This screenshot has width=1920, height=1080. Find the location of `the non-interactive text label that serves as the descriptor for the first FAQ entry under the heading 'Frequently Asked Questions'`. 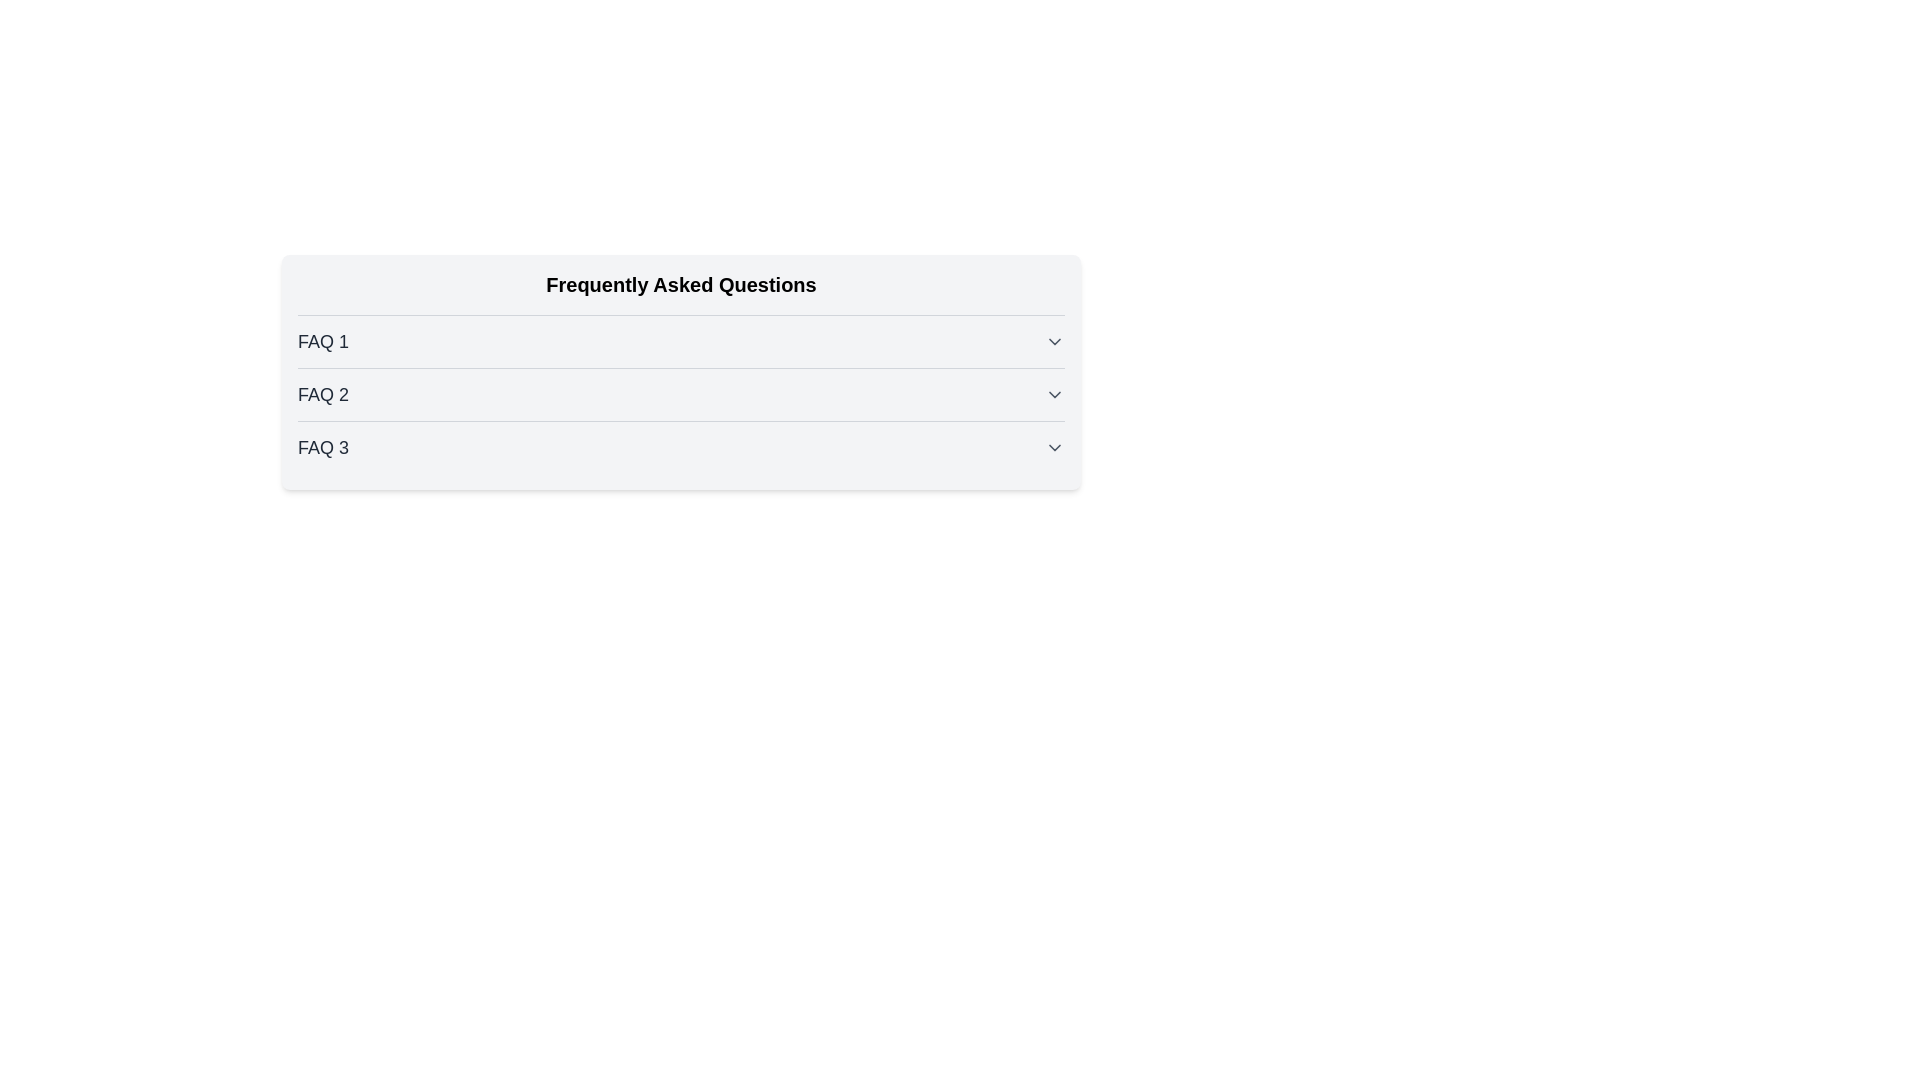

the non-interactive text label that serves as the descriptor for the first FAQ entry under the heading 'Frequently Asked Questions' is located at coordinates (323, 341).